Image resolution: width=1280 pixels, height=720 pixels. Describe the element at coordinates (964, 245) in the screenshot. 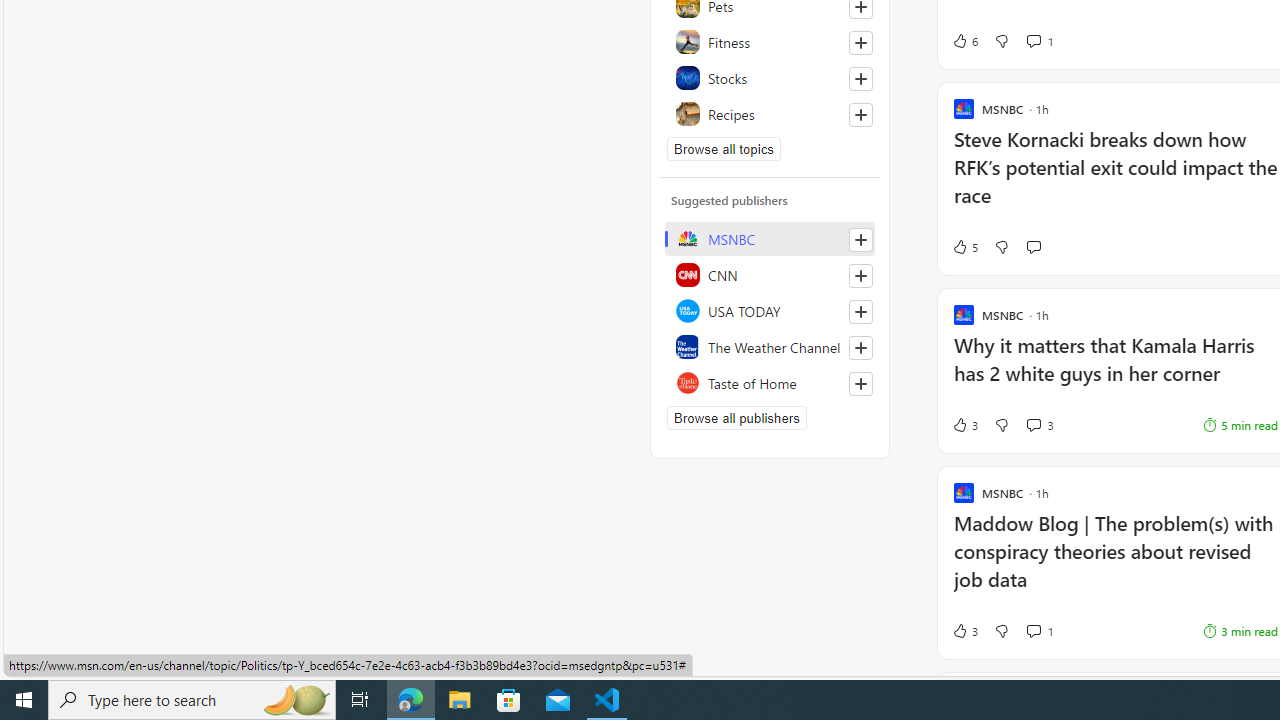

I see `'5 Like'` at that location.